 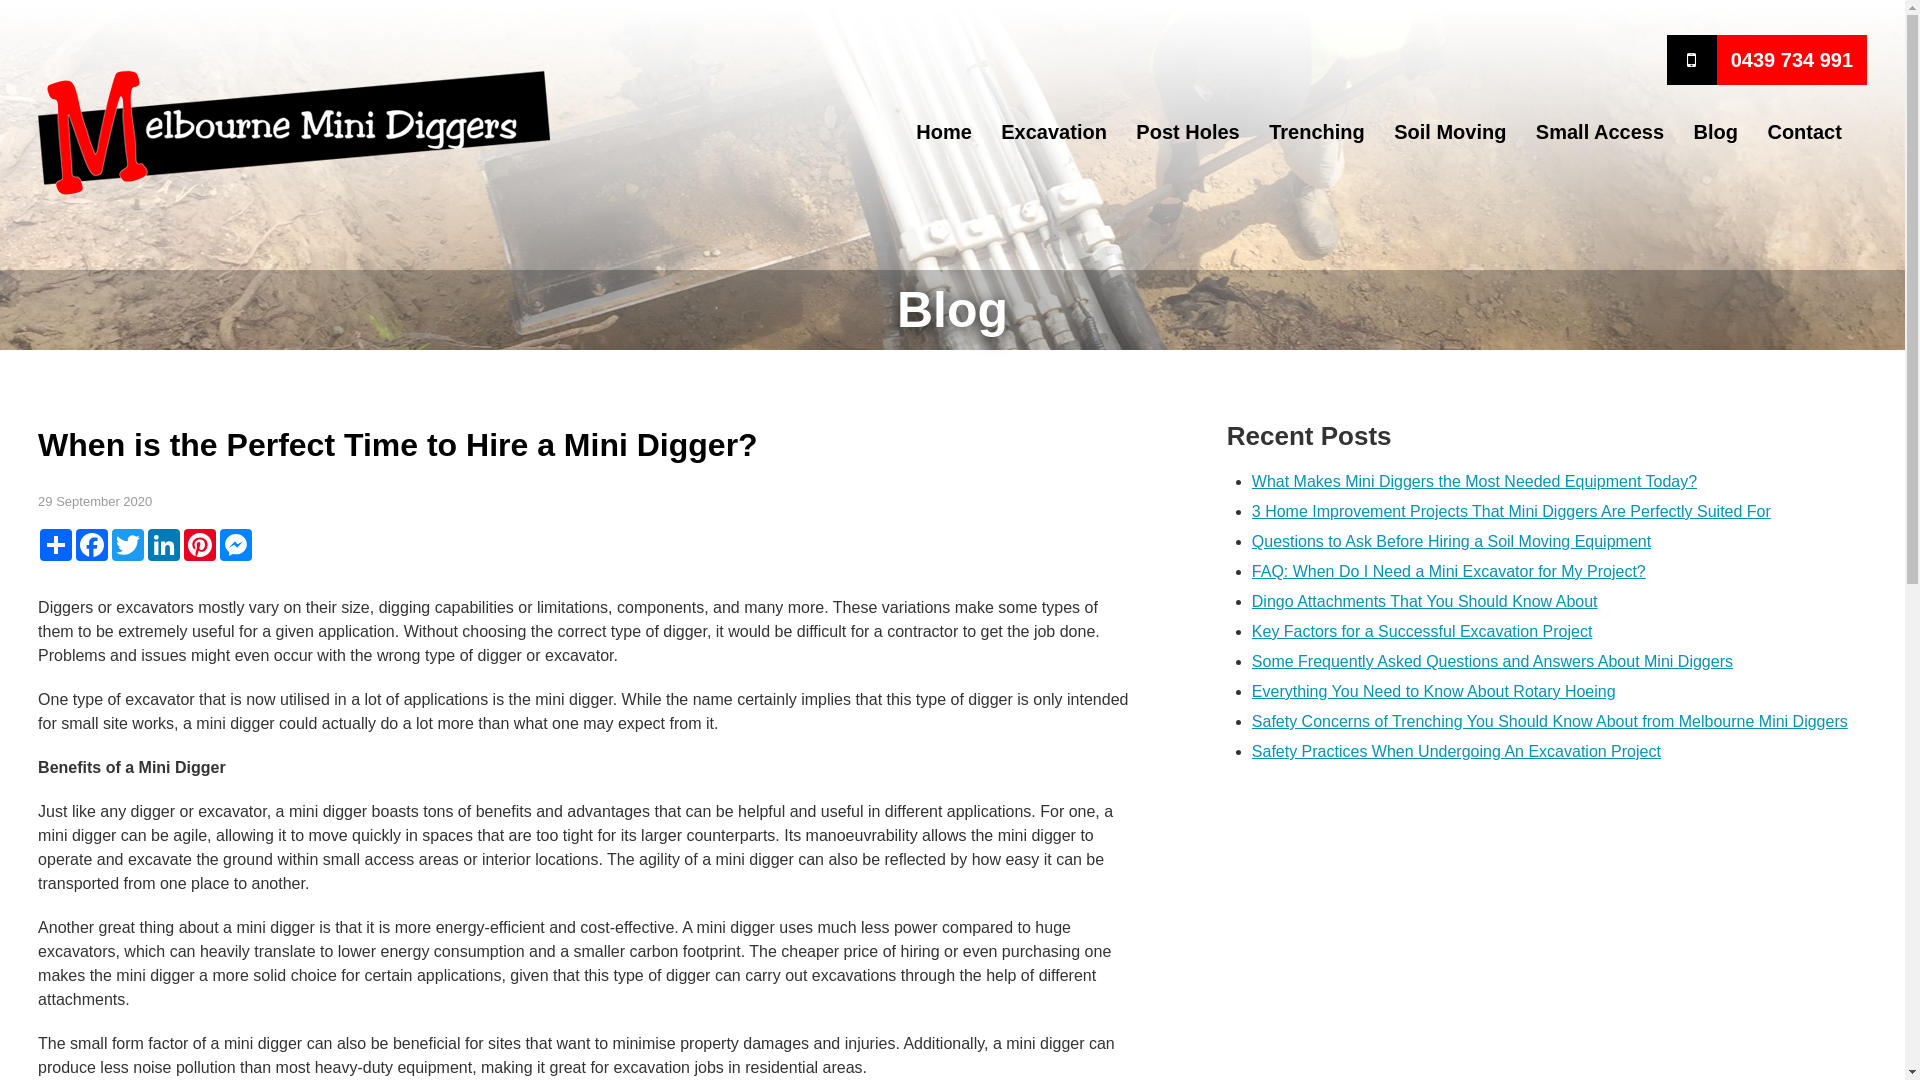 I want to click on 'Facebook', so click(x=90, y=544).